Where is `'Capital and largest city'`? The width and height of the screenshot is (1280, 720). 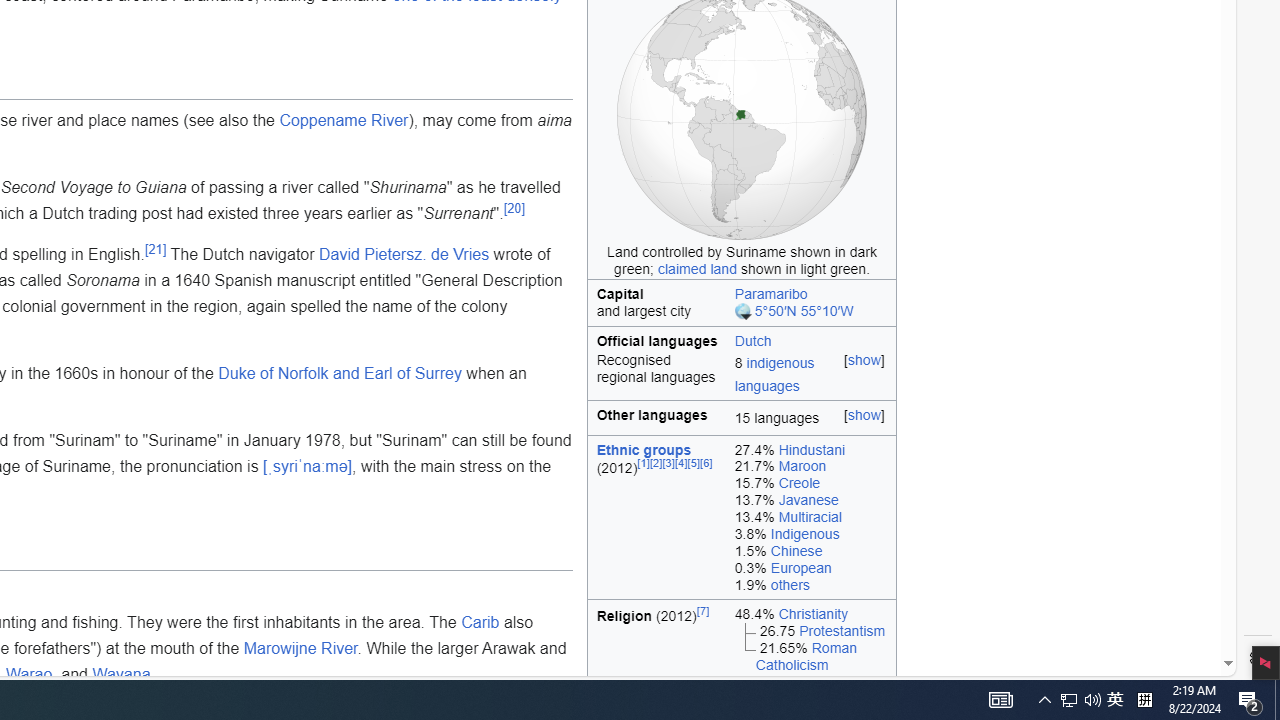
'Capital and largest city' is located at coordinates (657, 303).